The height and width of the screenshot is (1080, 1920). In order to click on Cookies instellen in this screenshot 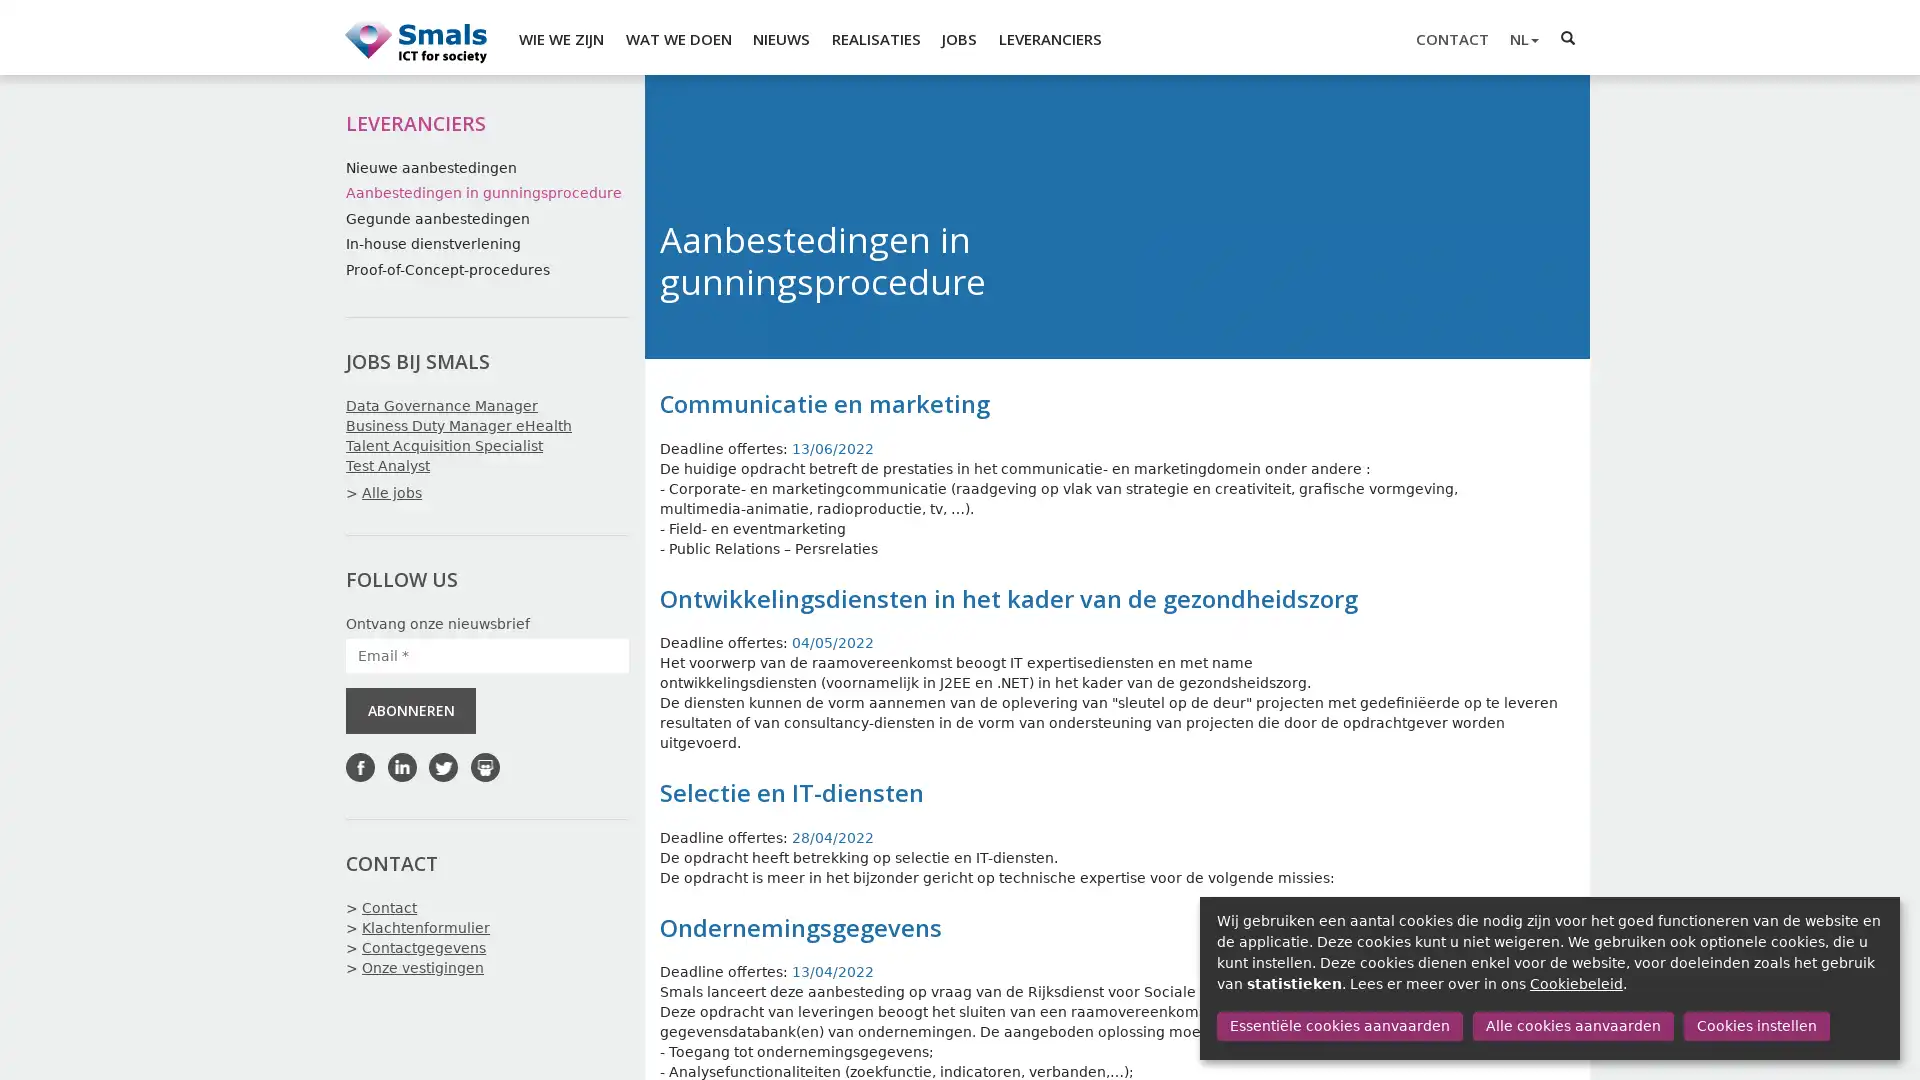, I will do `click(1755, 1026)`.